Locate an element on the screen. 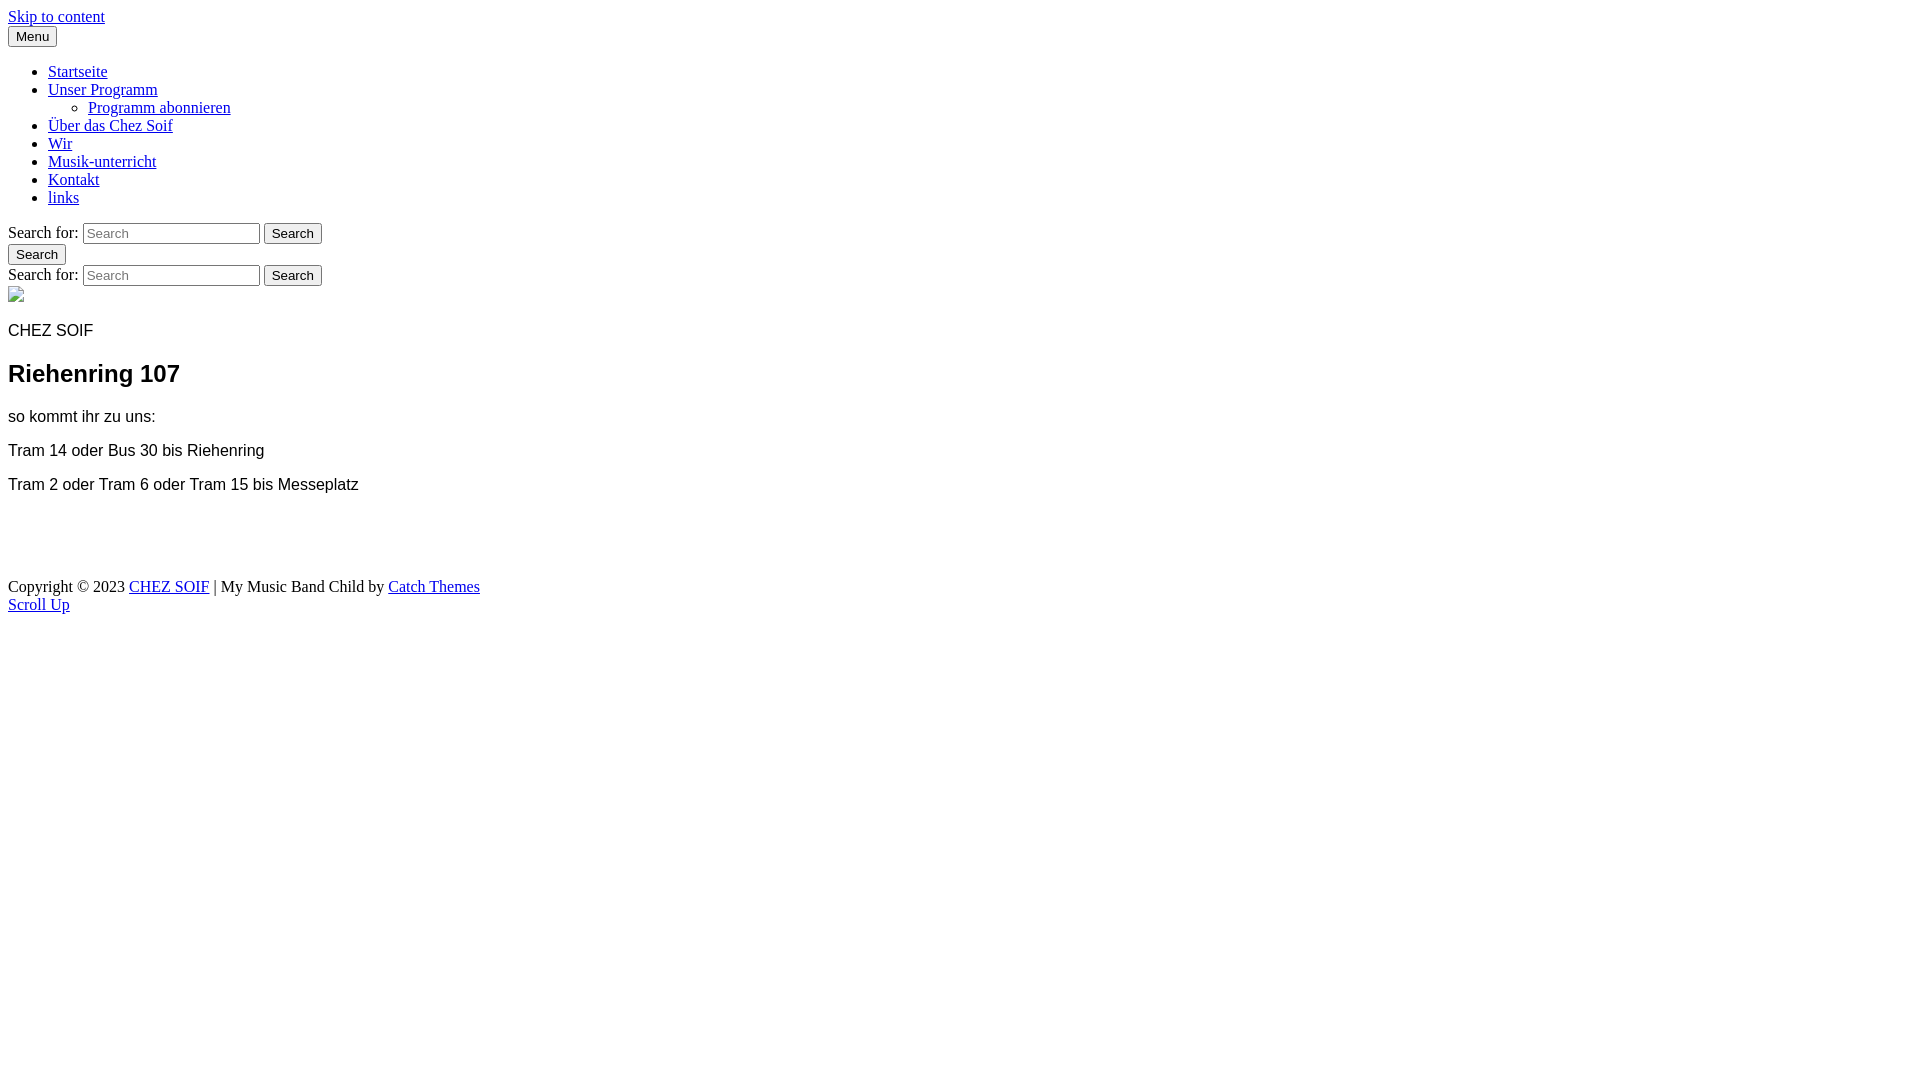  'Startseite' is located at coordinates (77, 70).